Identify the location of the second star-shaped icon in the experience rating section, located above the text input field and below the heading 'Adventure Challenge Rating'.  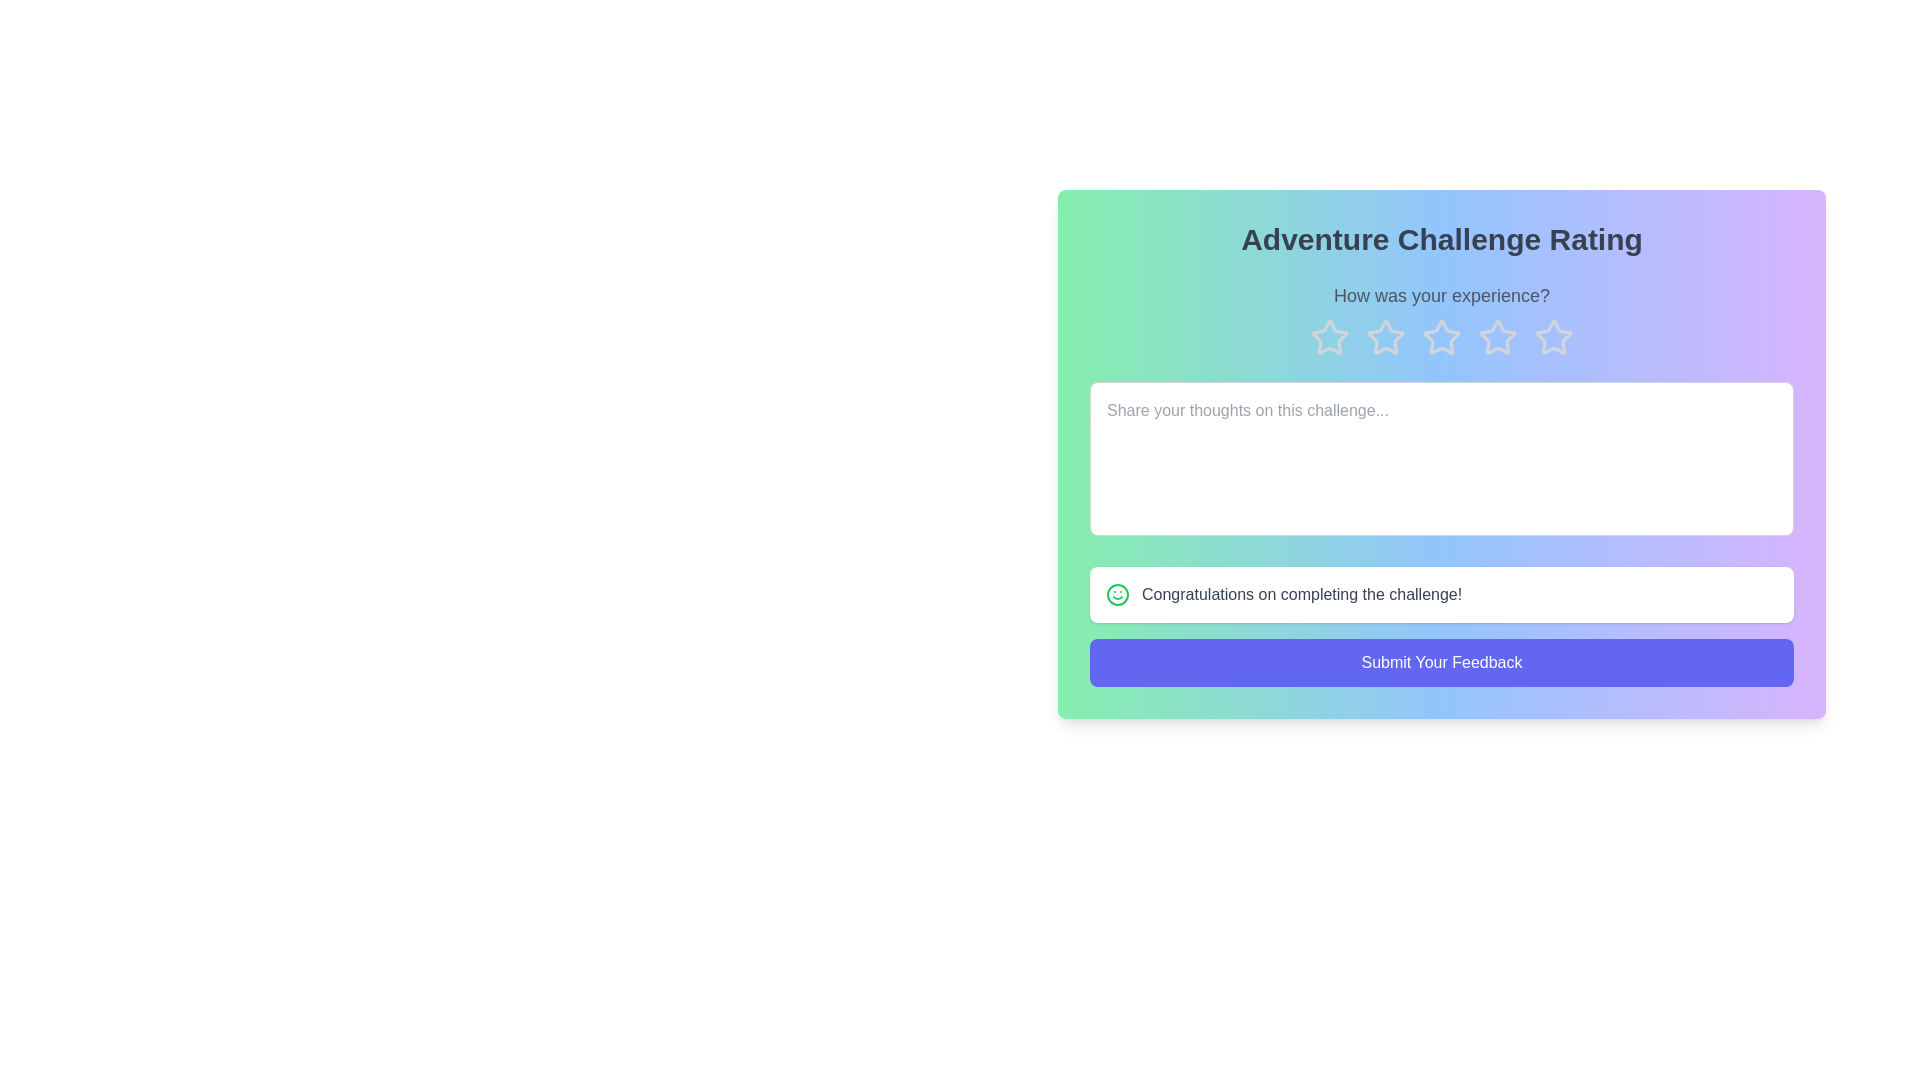
(1385, 336).